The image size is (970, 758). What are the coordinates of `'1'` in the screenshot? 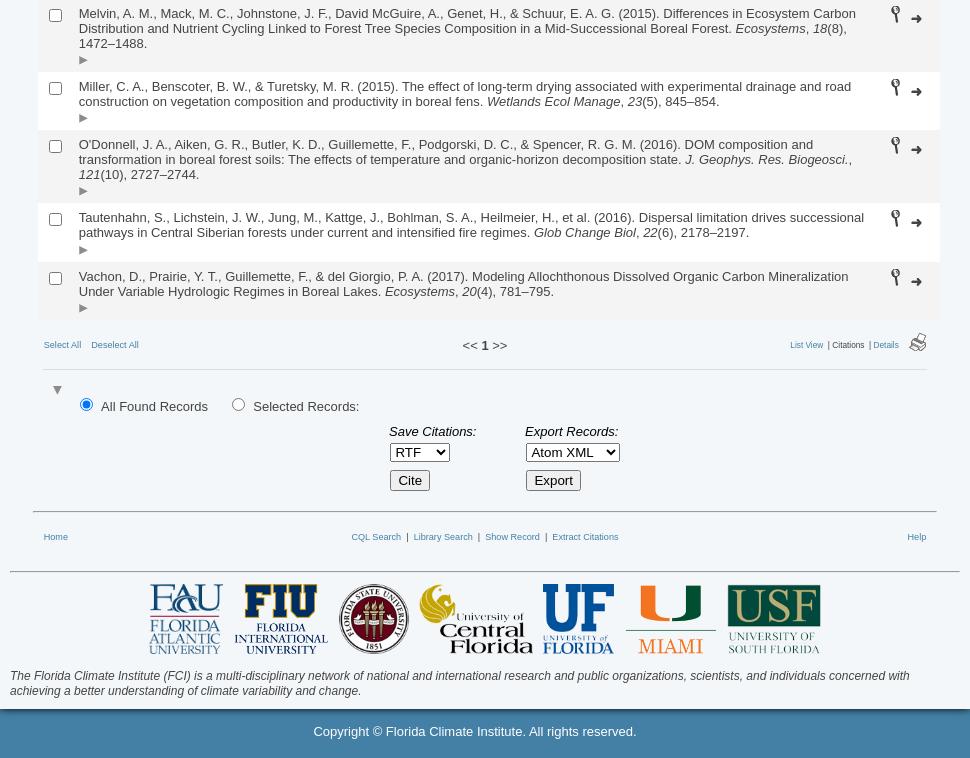 It's located at (483, 344).